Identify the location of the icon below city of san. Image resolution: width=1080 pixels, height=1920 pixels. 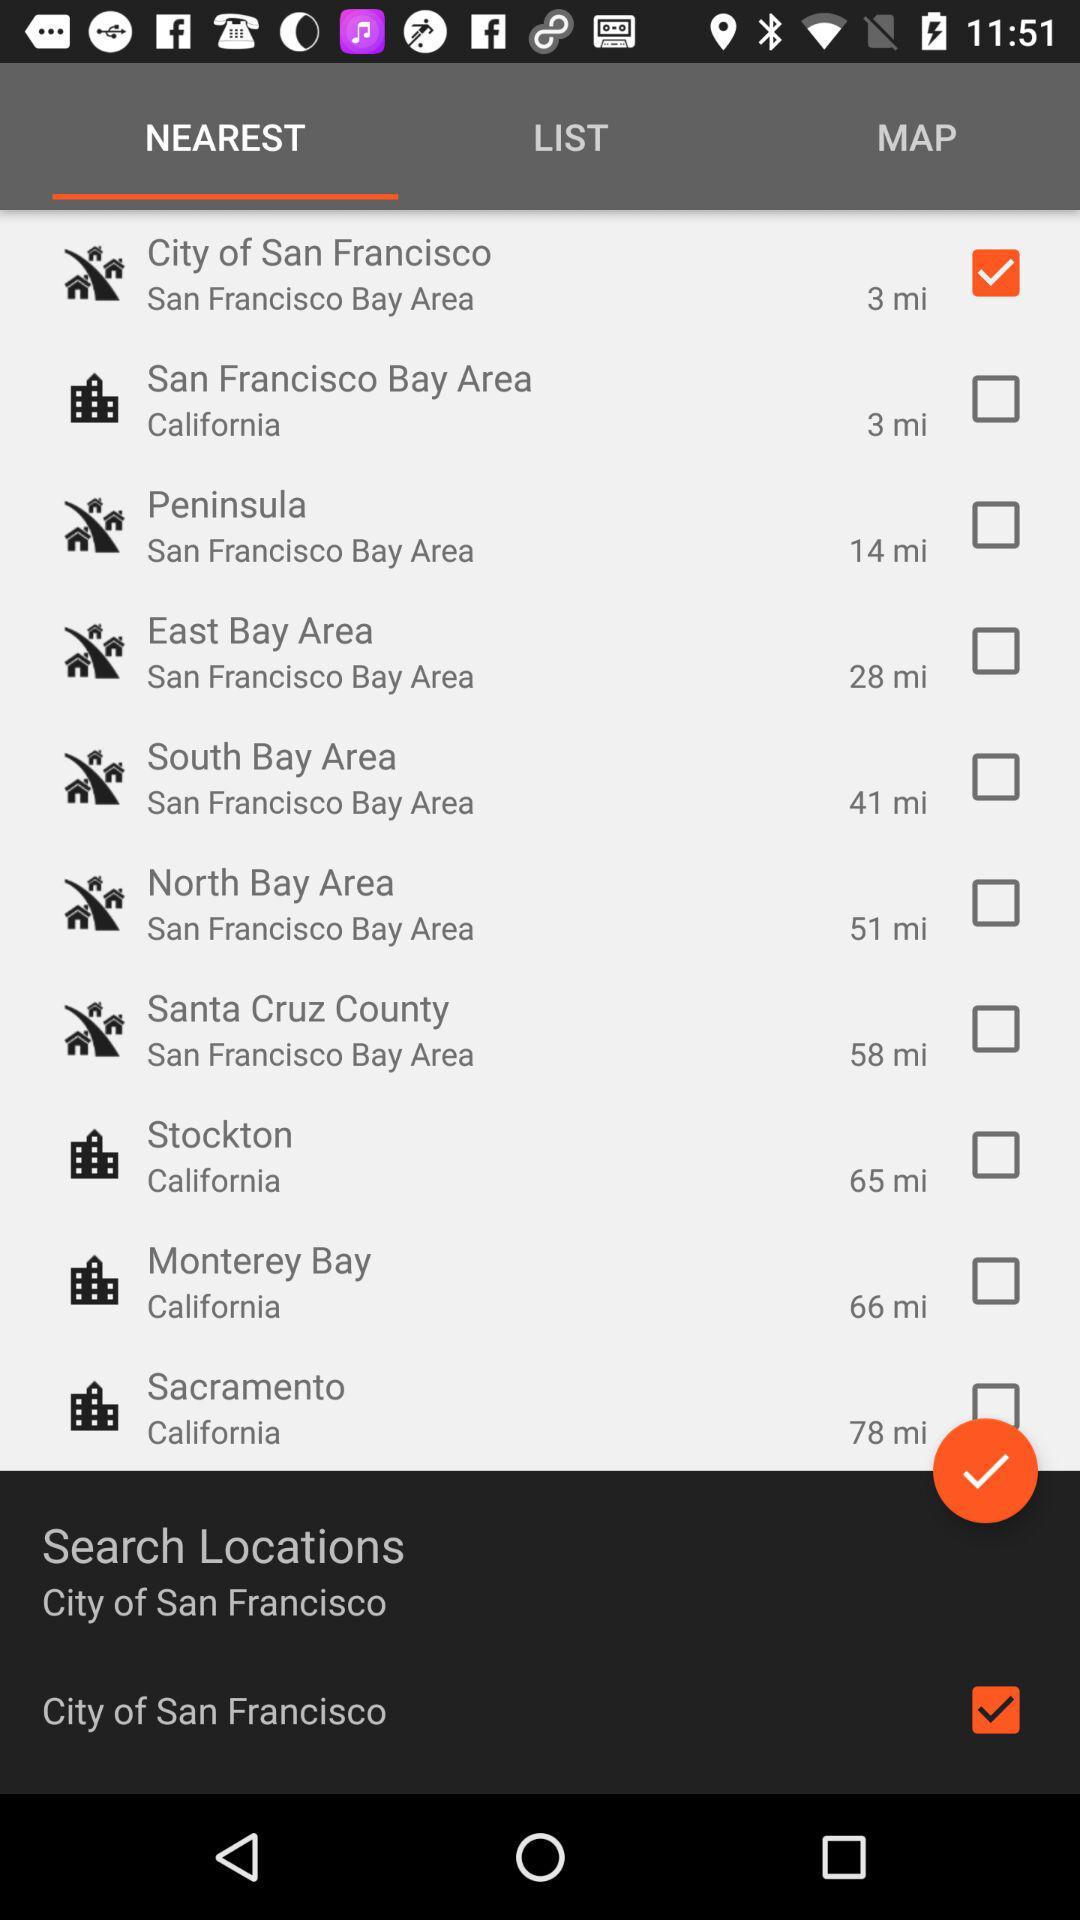
(995, 1708).